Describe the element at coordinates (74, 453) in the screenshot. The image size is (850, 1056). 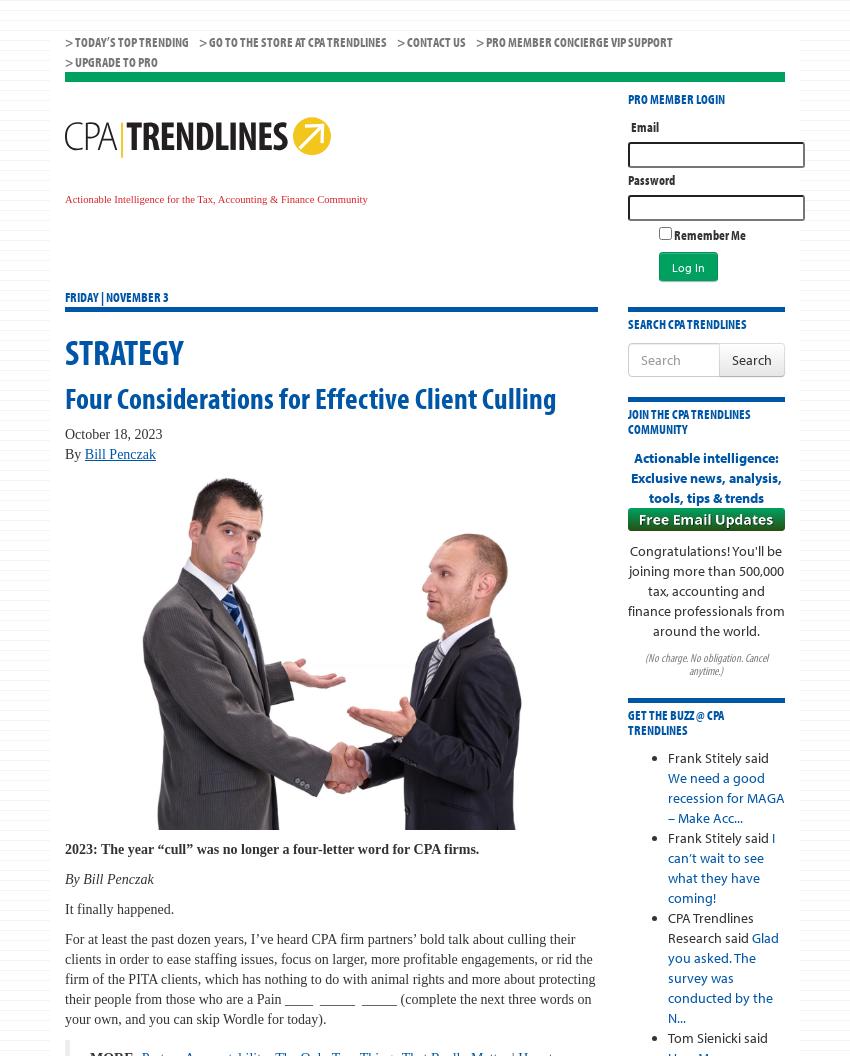
I see `'By'` at that location.